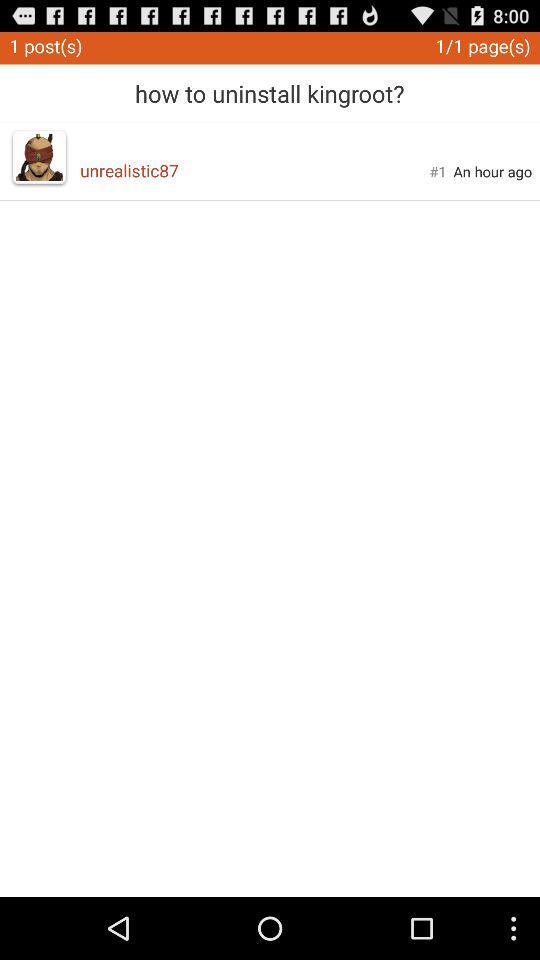  I want to click on app next to unrealistic87 icon, so click(39, 156).